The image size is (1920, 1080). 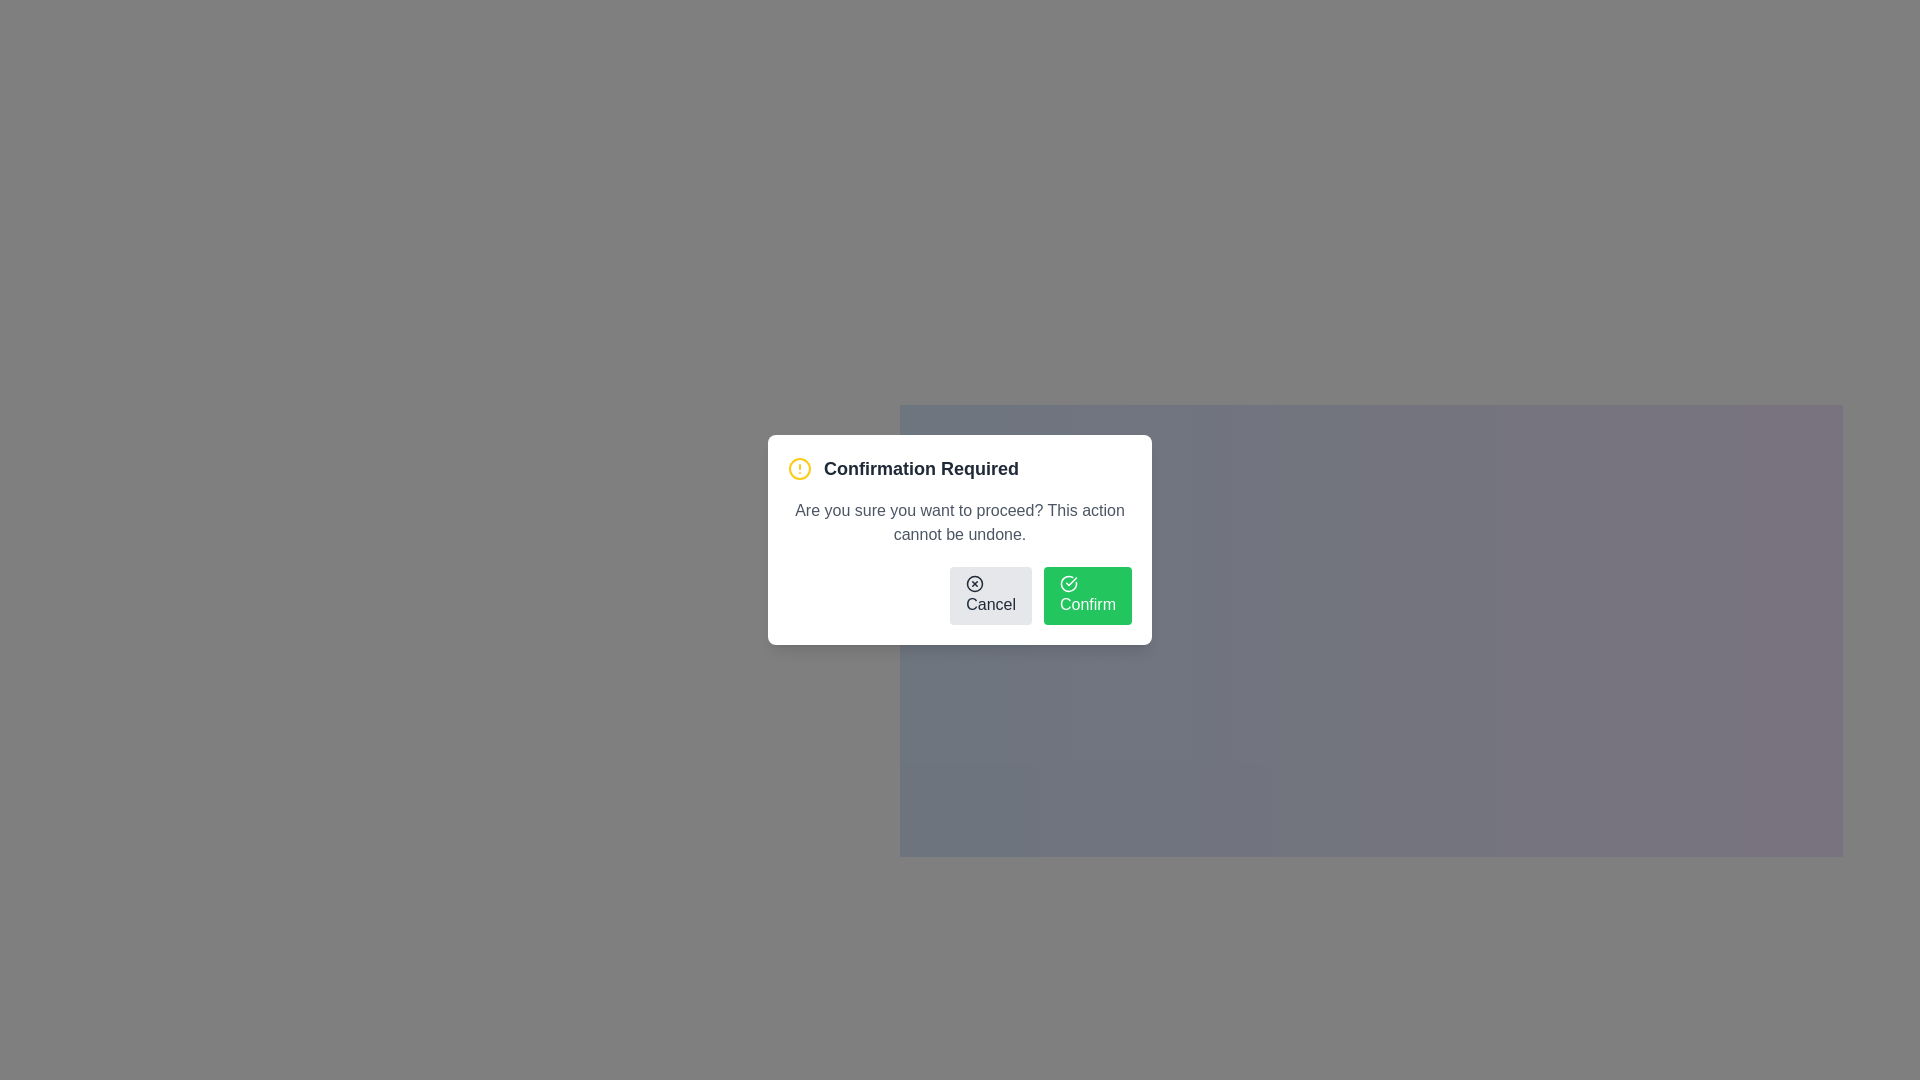 I want to click on the informative message text in the confirmation dialog, which is located directly beneath the heading 'Confirmation Required' and above the buttons 'Cancel' and 'Confirm', so click(x=960, y=522).